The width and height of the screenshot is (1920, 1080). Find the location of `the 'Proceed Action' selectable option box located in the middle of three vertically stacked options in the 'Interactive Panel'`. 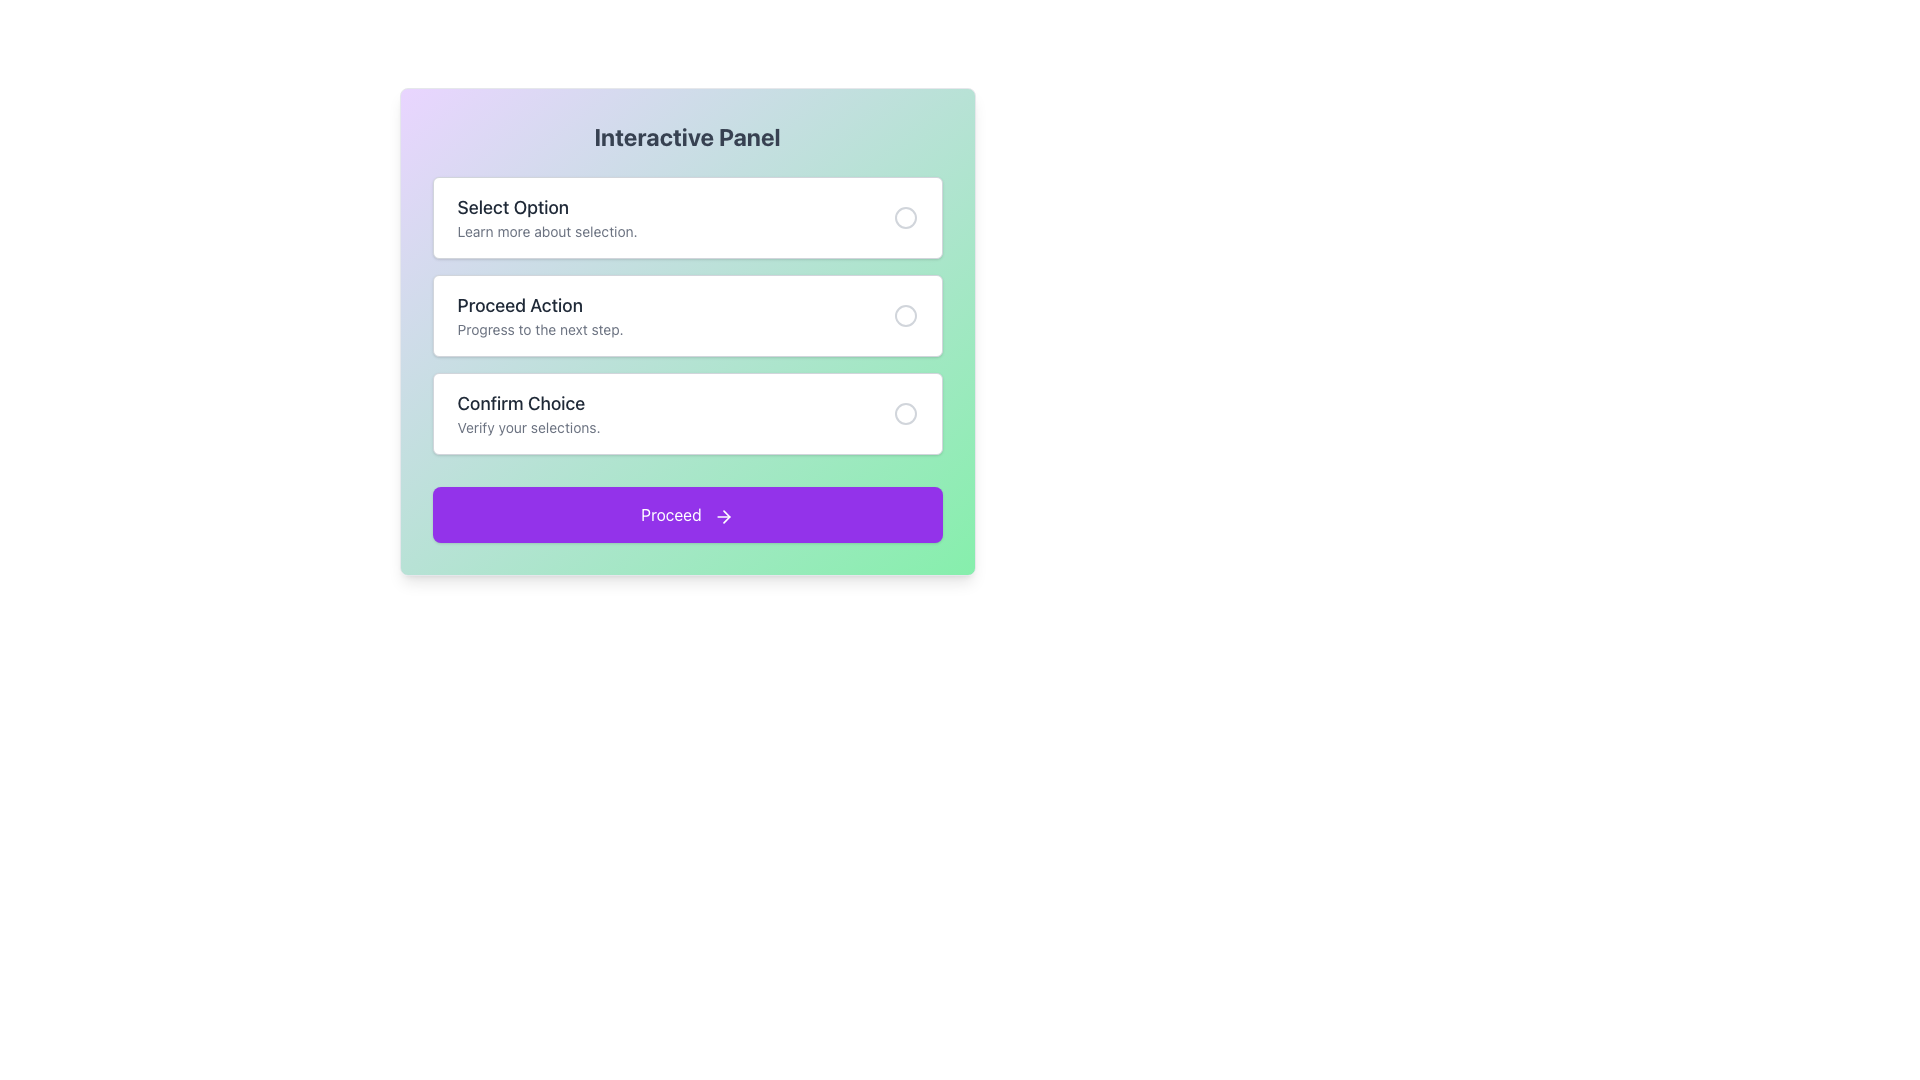

the 'Proceed Action' selectable option box located in the middle of three vertically stacked options in the 'Interactive Panel' is located at coordinates (687, 315).